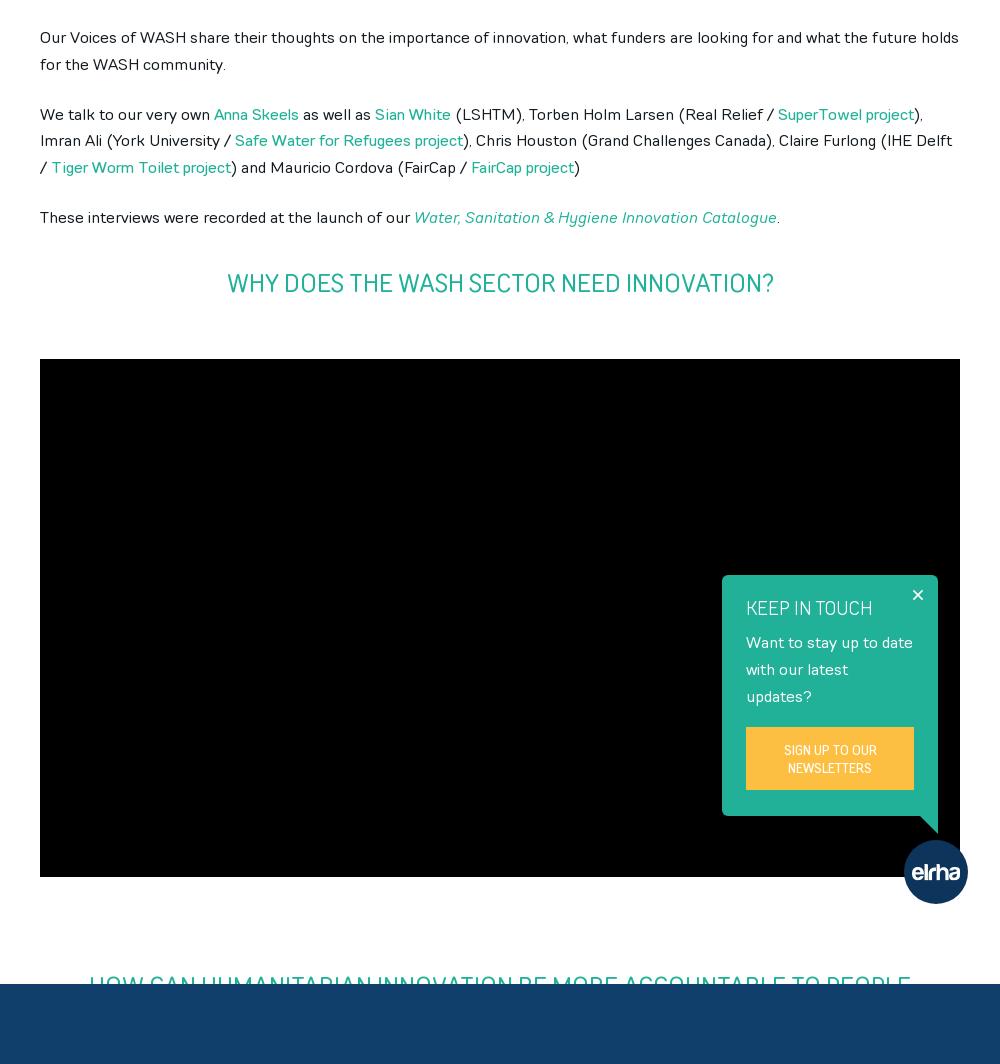 This screenshot has height=1064, width=1000. What do you see at coordinates (573, 168) in the screenshot?
I see `')'` at bounding box center [573, 168].